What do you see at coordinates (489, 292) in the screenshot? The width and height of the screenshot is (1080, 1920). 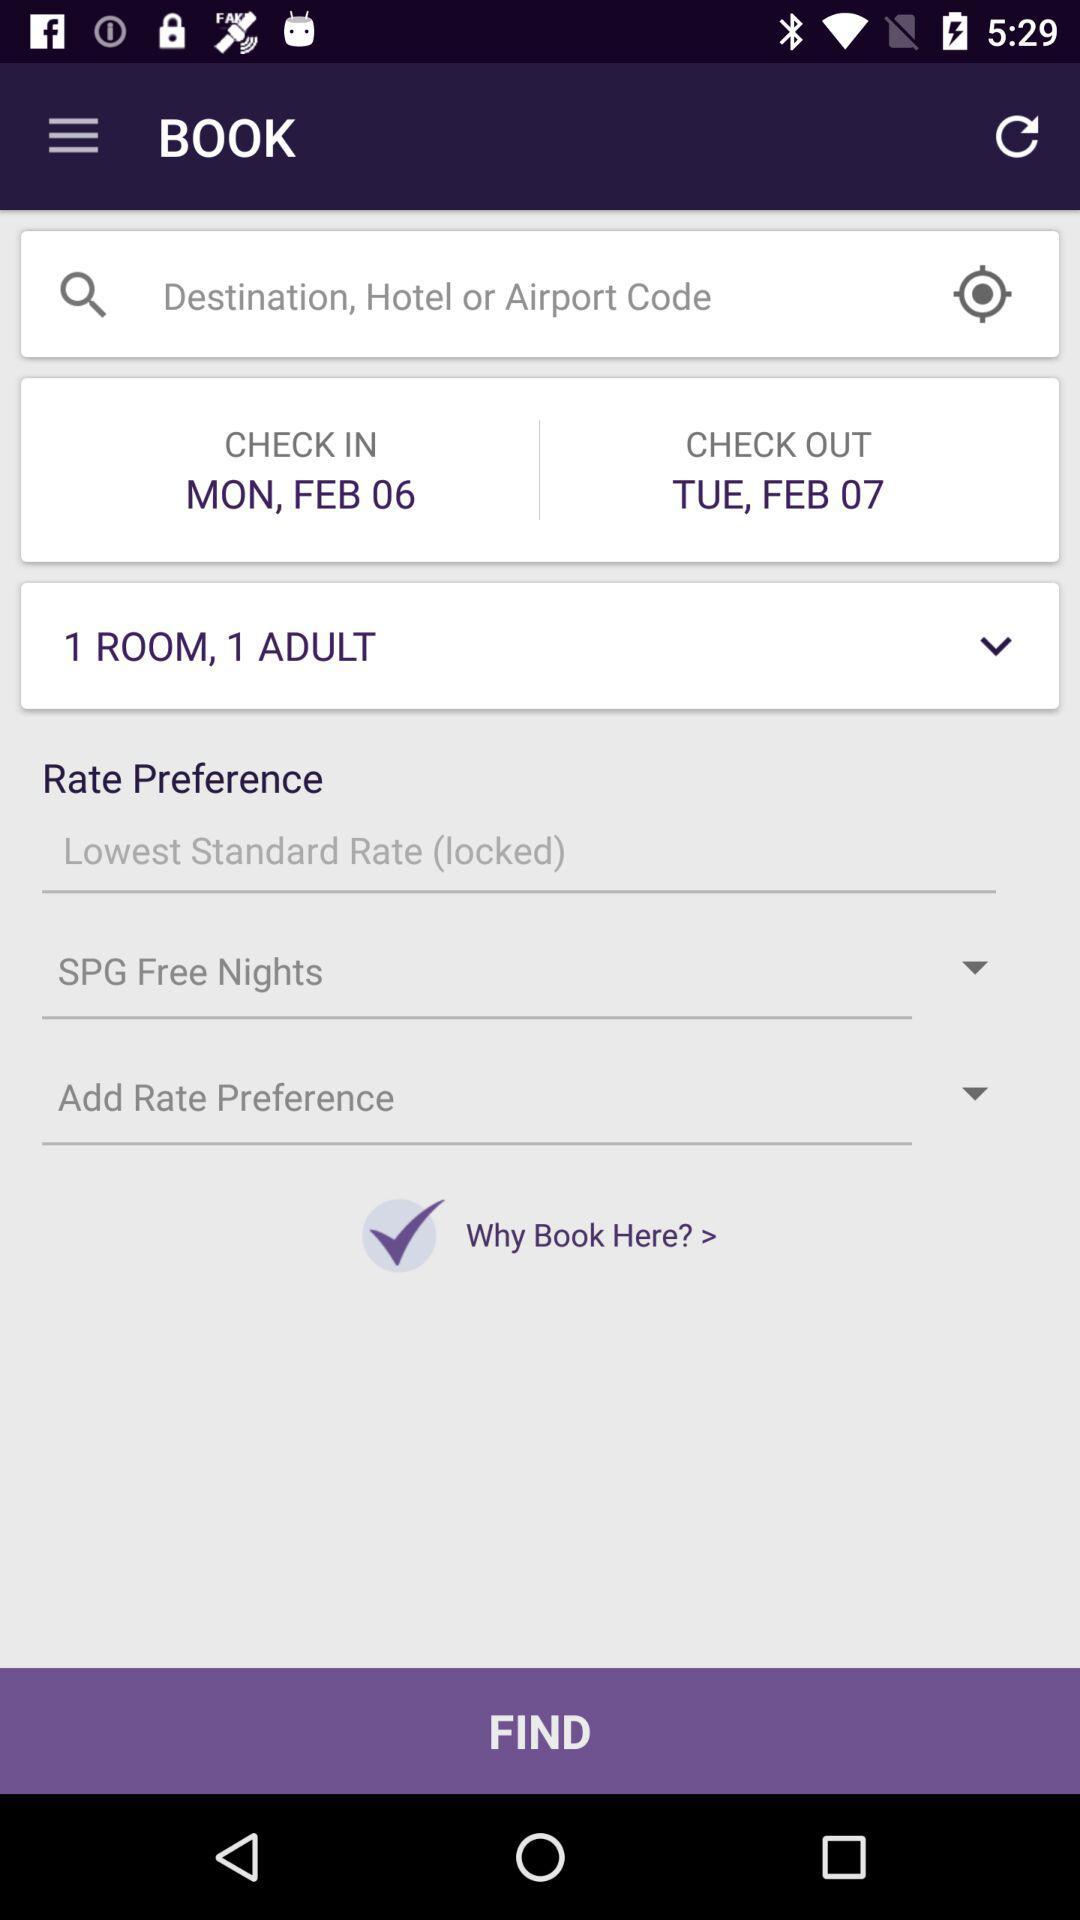 I see `search number here` at bounding box center [489, 292].